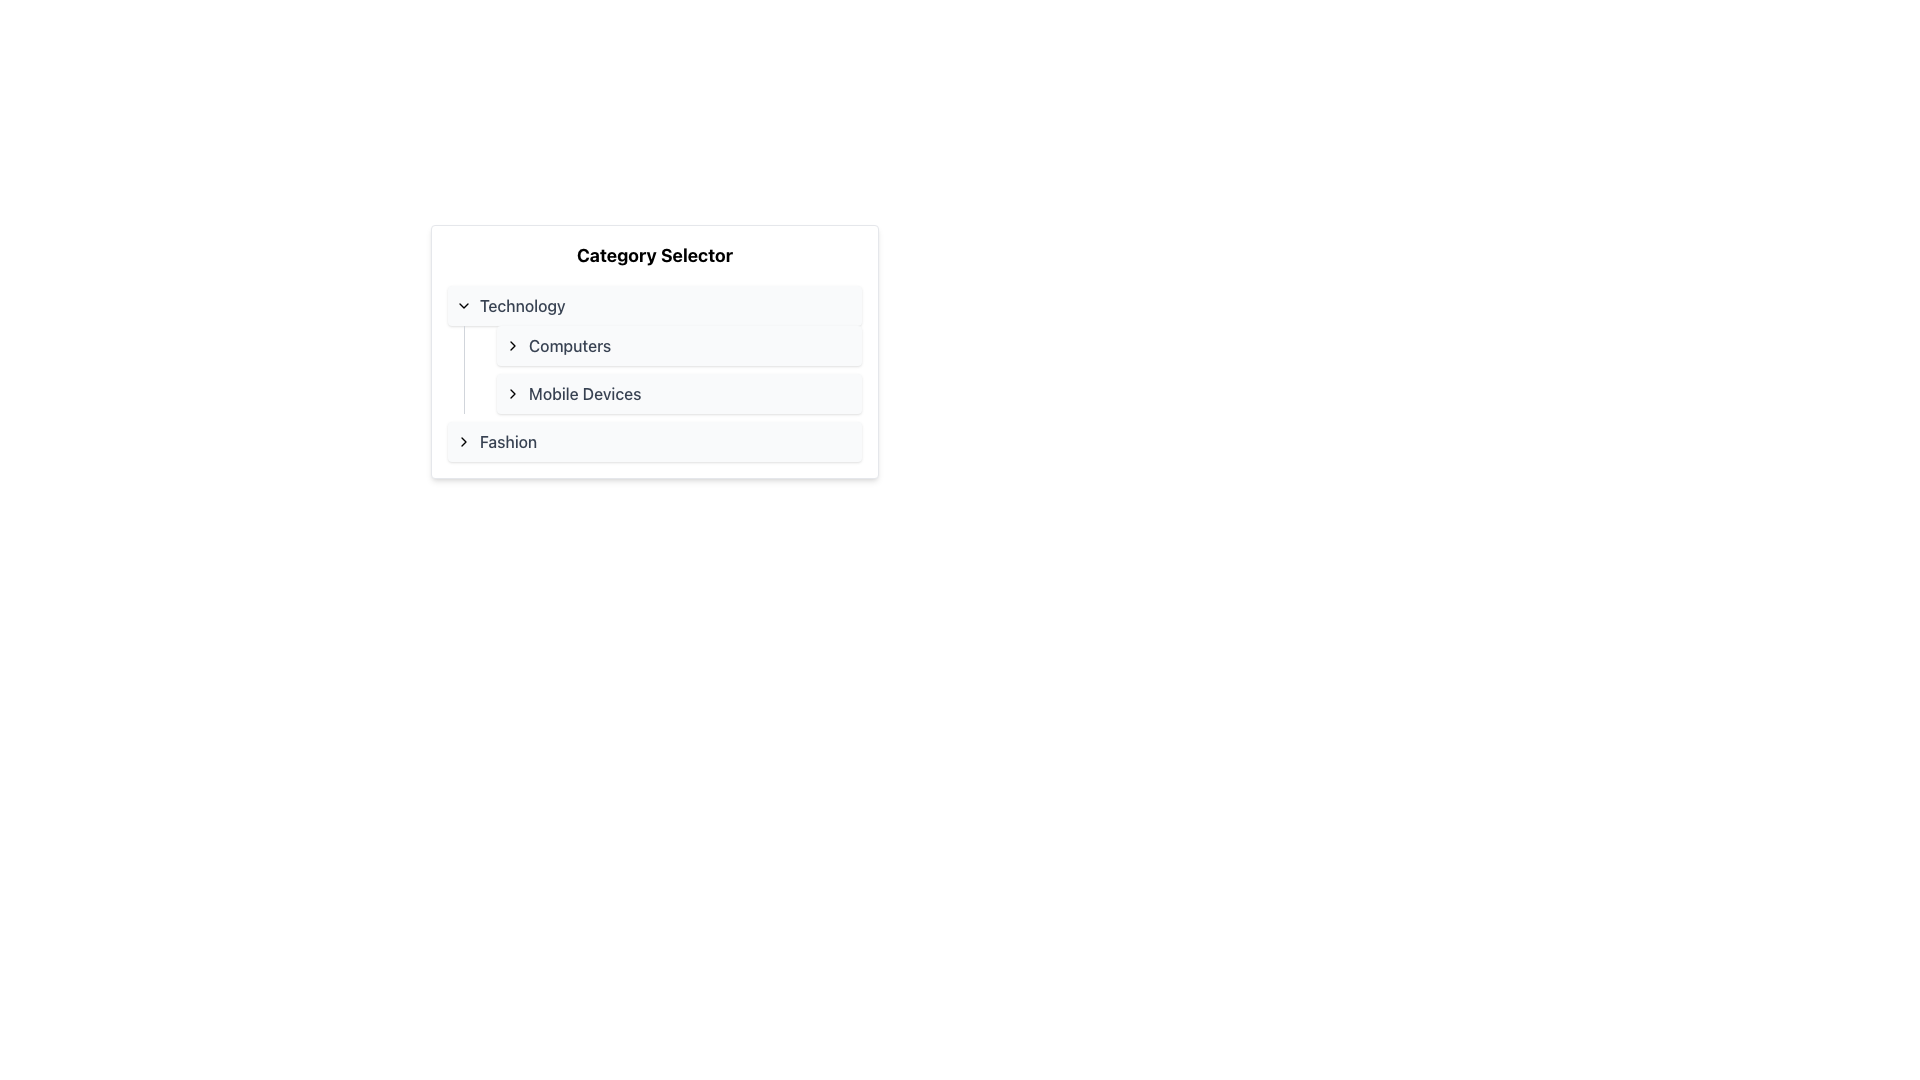 This screenshot has height=1080, width=1920. What do you see at coordinates (654, 350) in the screenshot?
I see `the first item in the 'Technology' dropdown list, which is a clickable option for navigating to the 'Computers' section` at bounding box center [654, 350].